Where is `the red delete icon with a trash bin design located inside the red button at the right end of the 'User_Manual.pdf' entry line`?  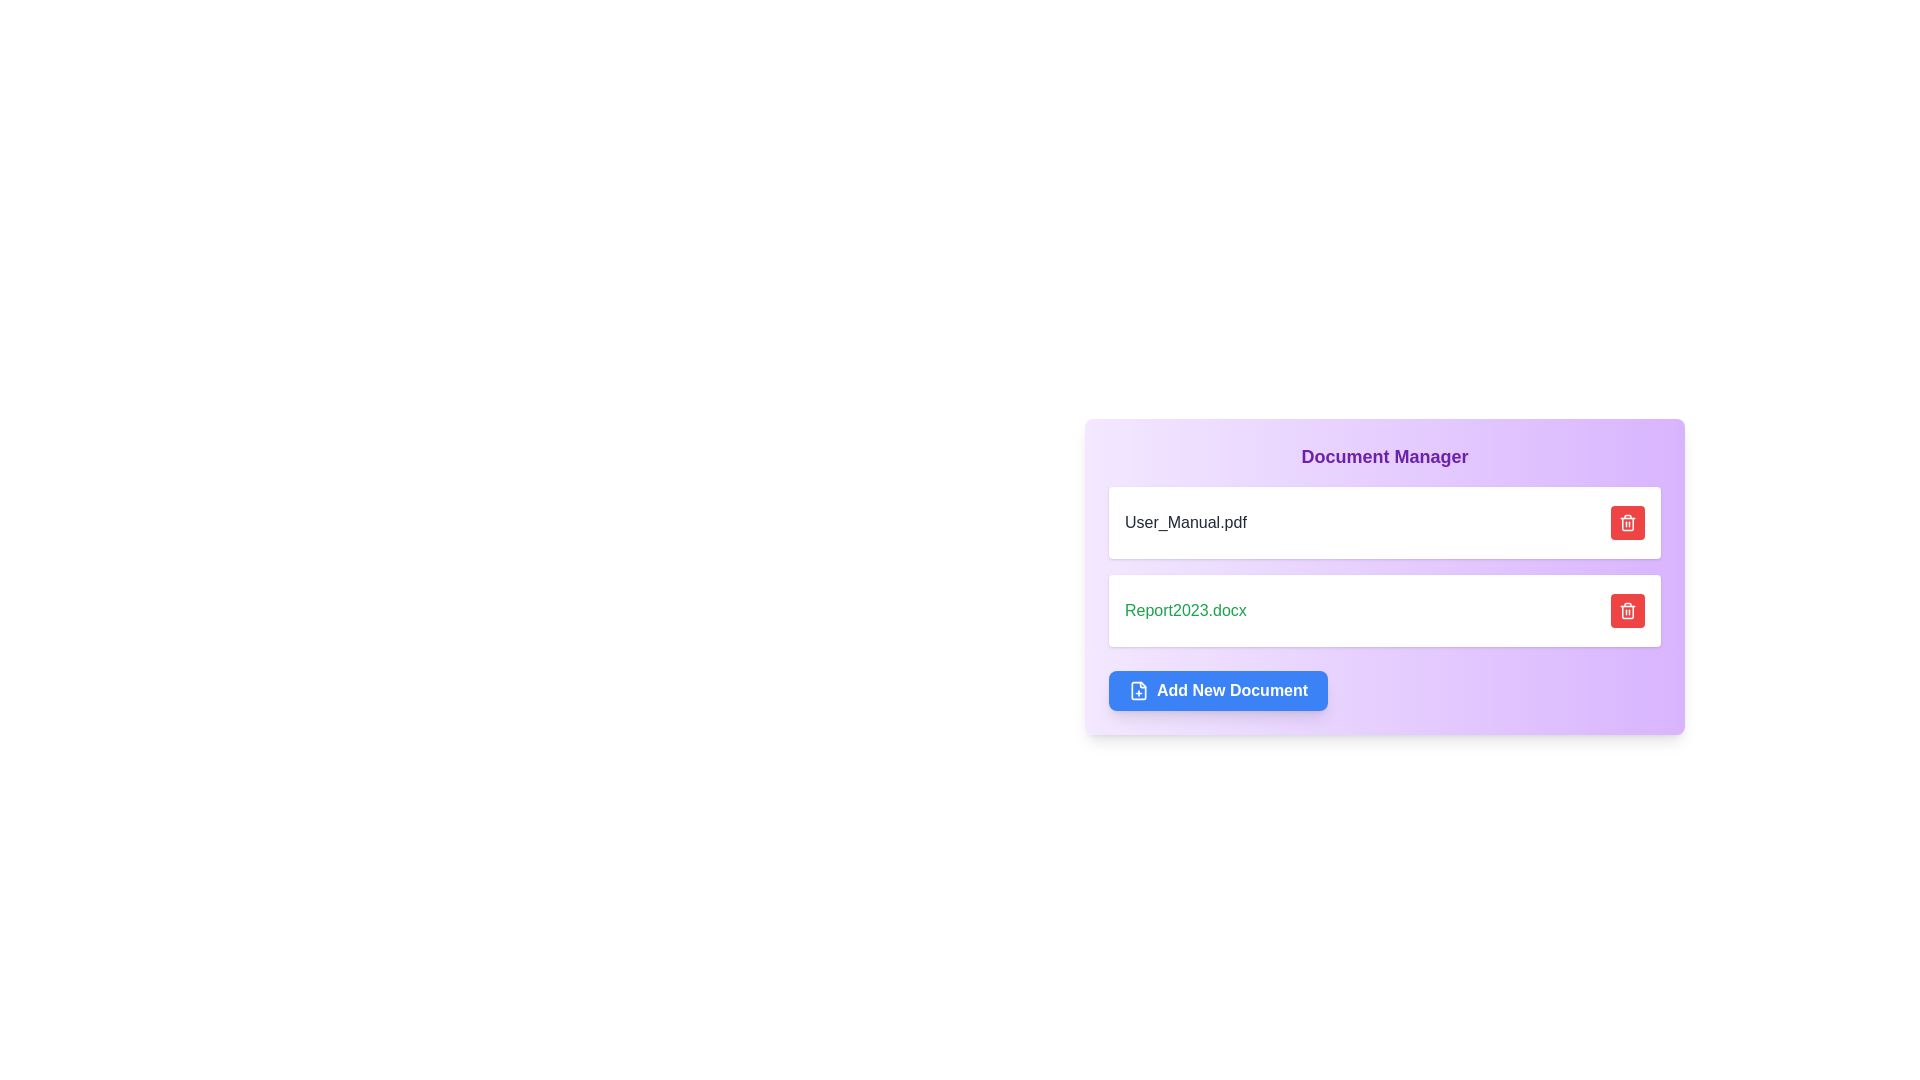
the red delete icon with a trash bin design located inside the red button at the right end of the 'User_Manual.pdf' entry line is located at coordinates (1627, 522).